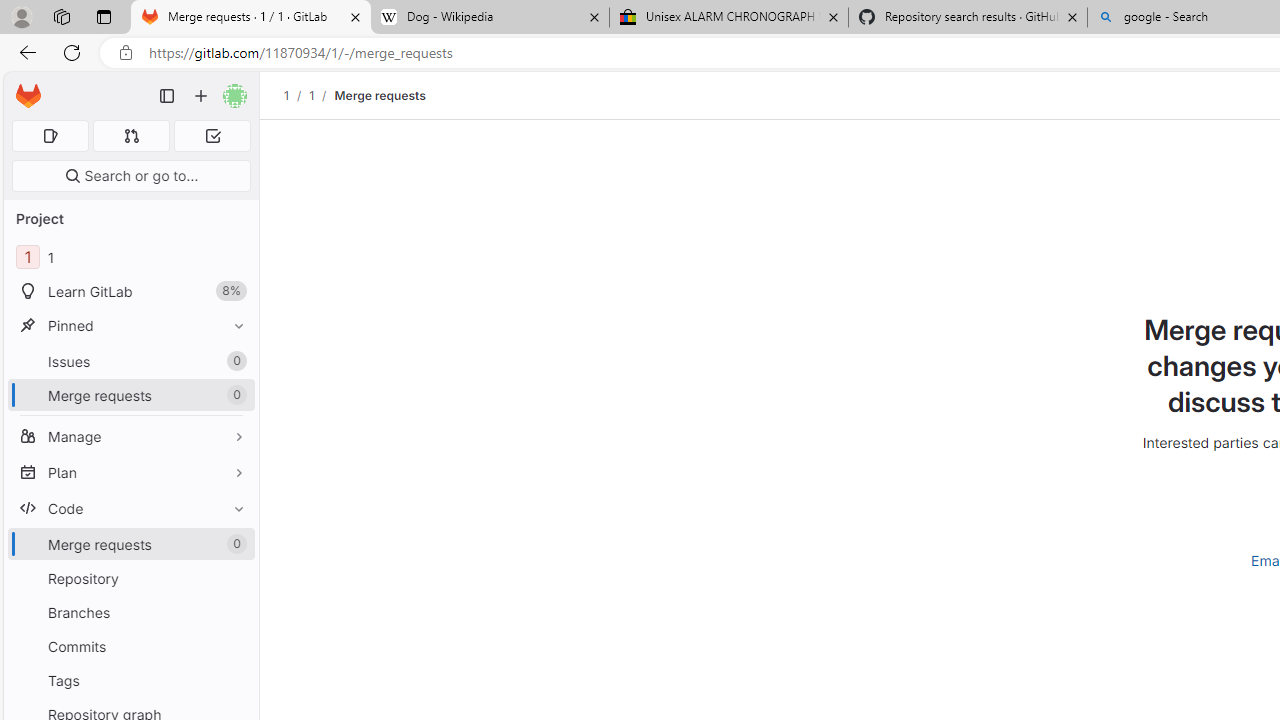 The height and width of the screenshot is (720, 1280). Describe the element at coordinates (130, 435) in the screenshot. I see `'Manage'` at that location.